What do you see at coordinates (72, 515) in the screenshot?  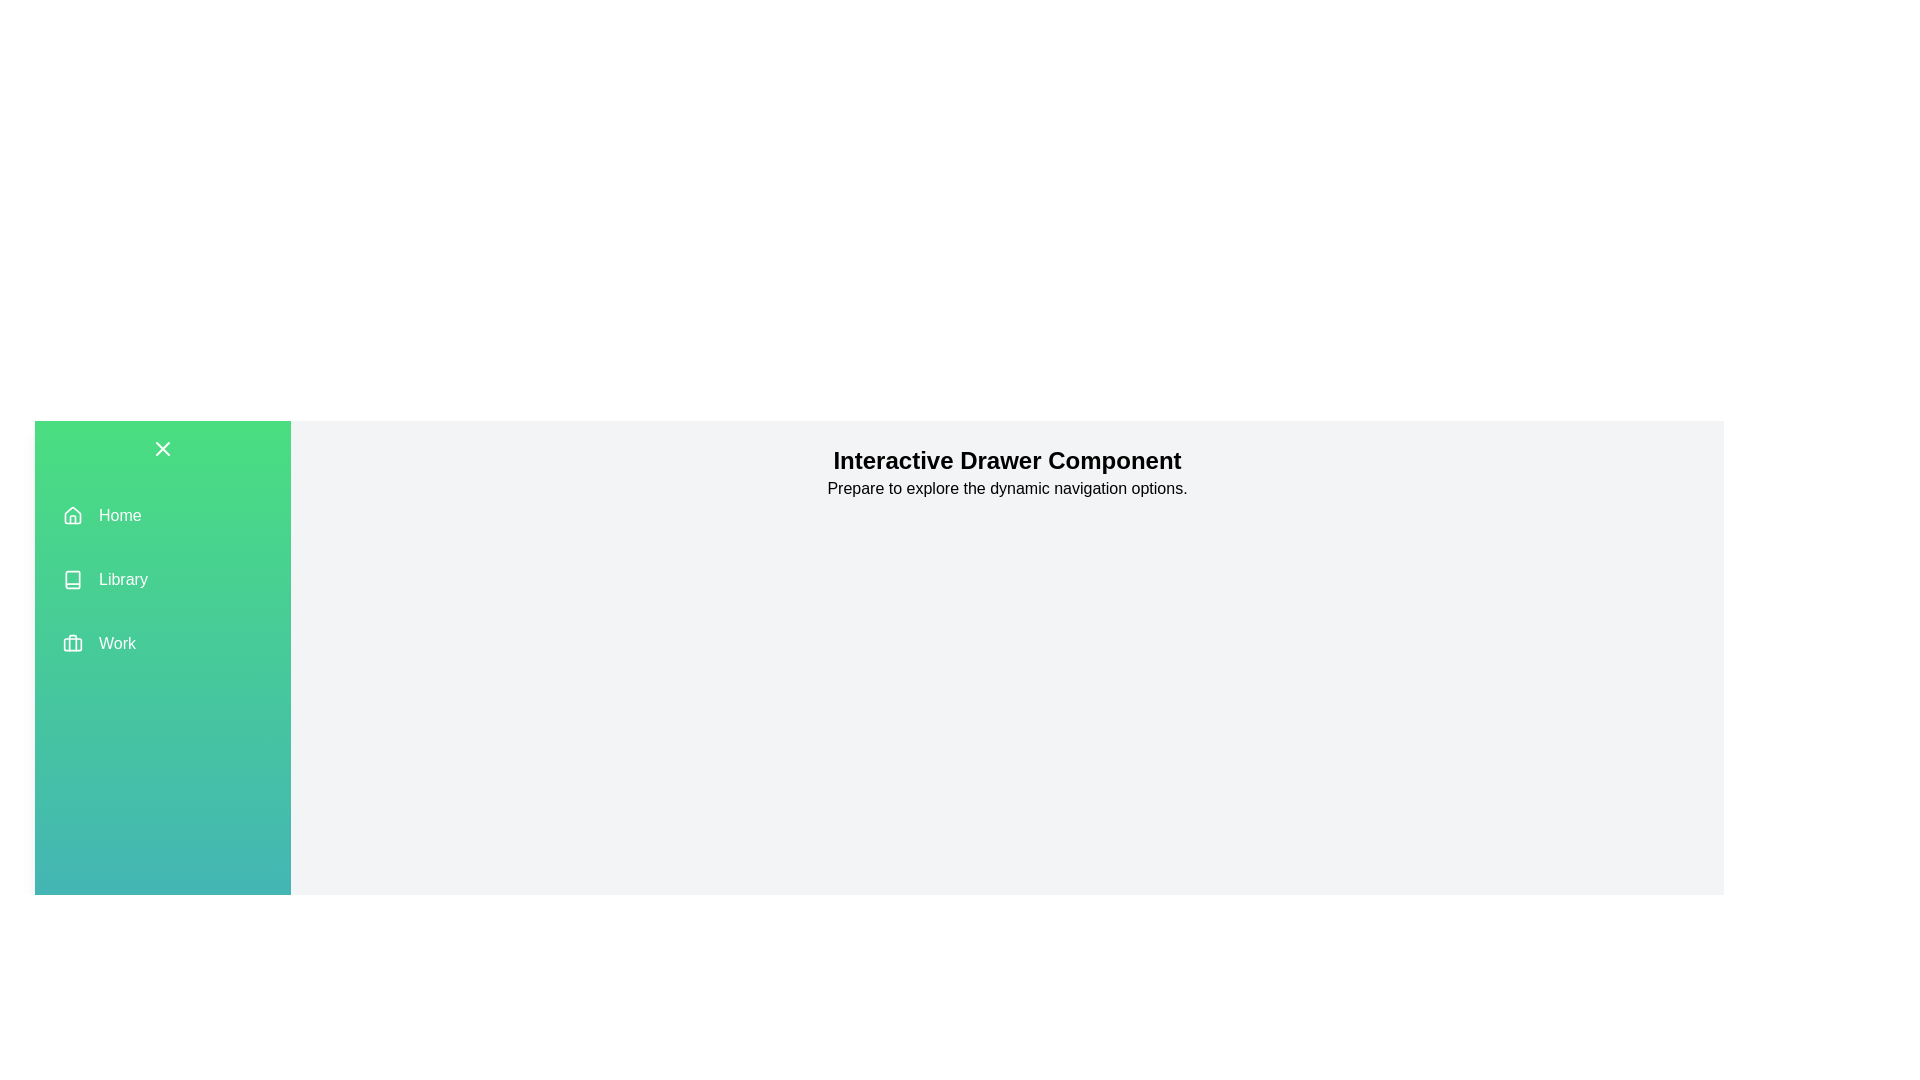 I see `the Home icon to trigger its functionality` at bounding box center [72, 515].